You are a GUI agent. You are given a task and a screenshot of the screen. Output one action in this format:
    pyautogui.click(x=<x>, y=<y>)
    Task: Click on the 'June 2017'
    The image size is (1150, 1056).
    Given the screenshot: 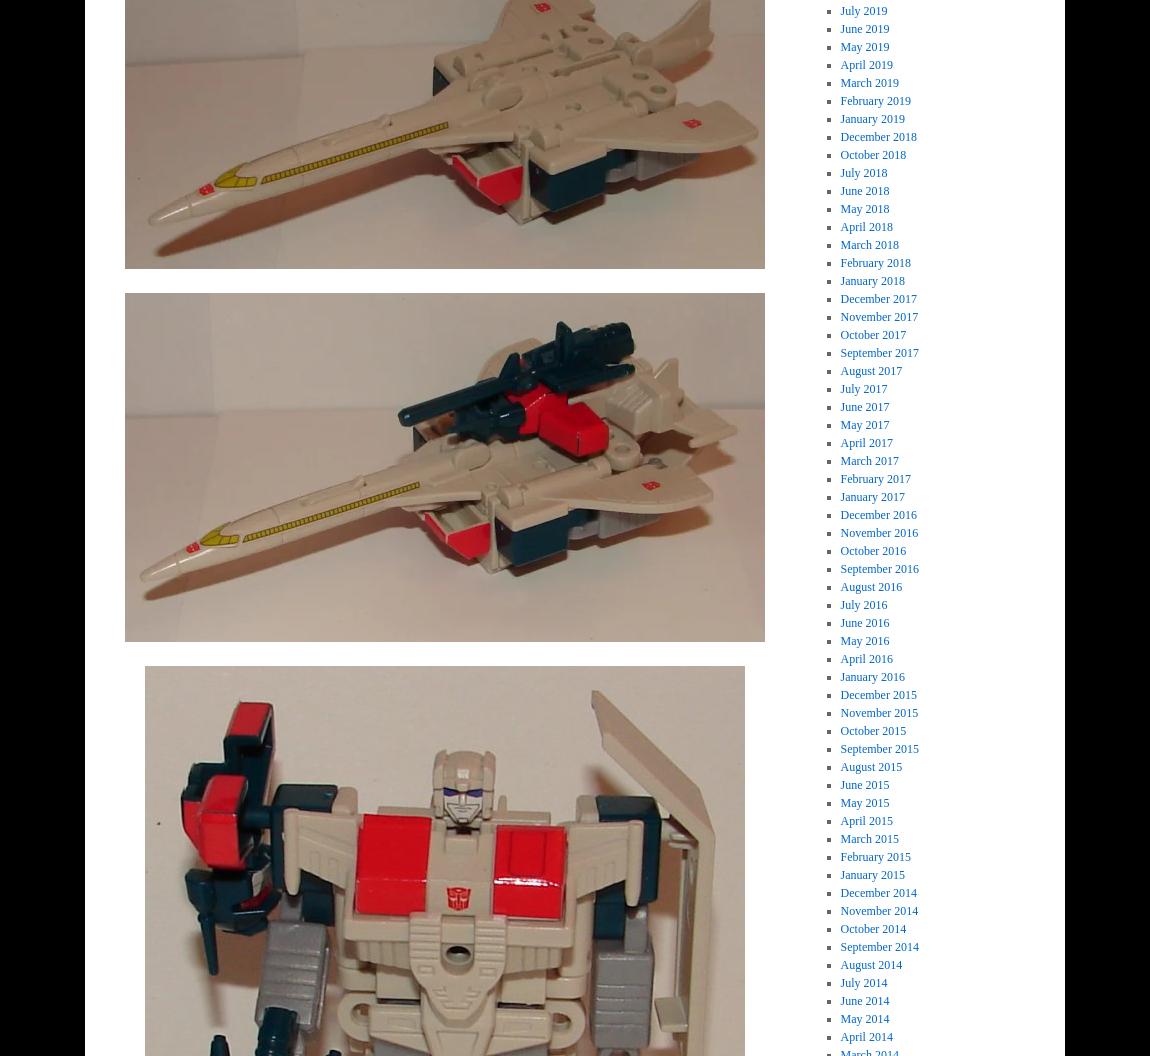 What is the action you would take?
    pyautogui.click(x=838, y=406)
    